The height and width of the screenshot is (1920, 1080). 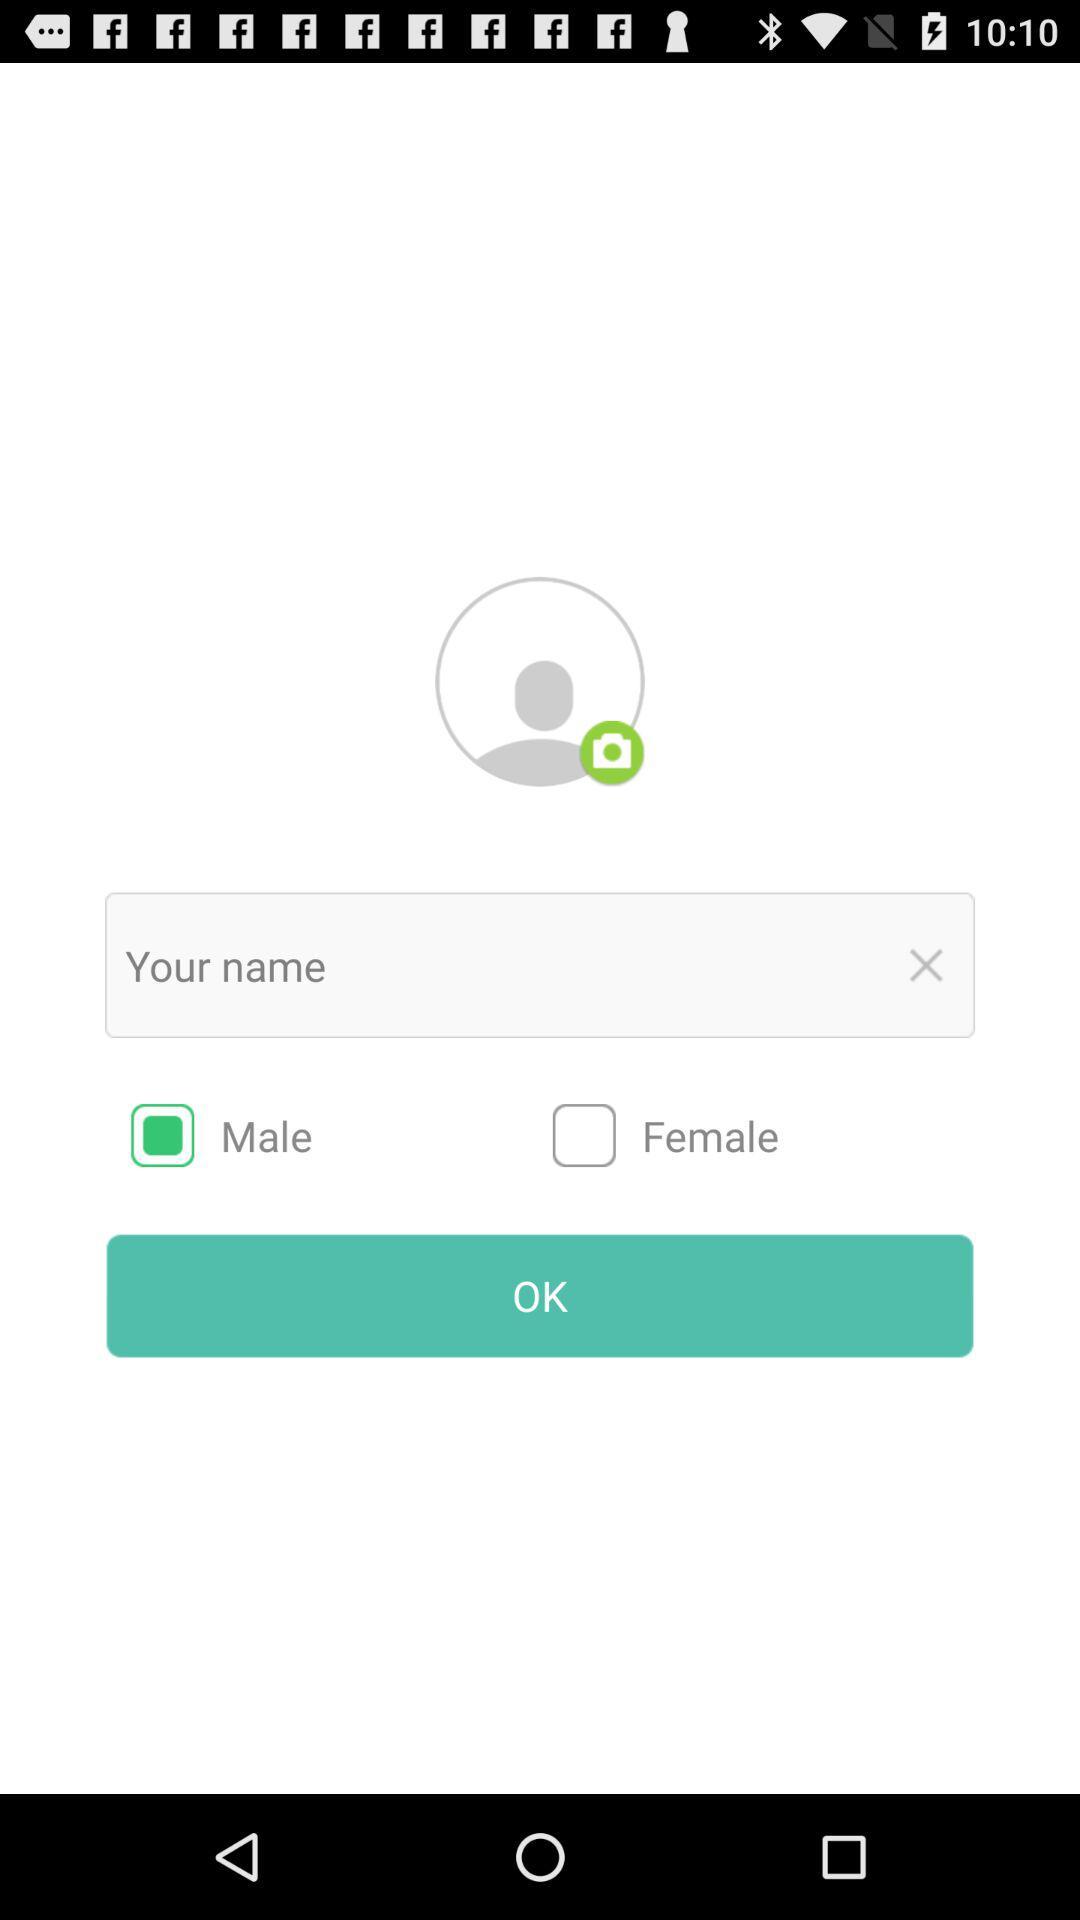 What do you see at coordinates (611, 752) in the screenshot?
I see `take photo` at bounding box center [611, 752].